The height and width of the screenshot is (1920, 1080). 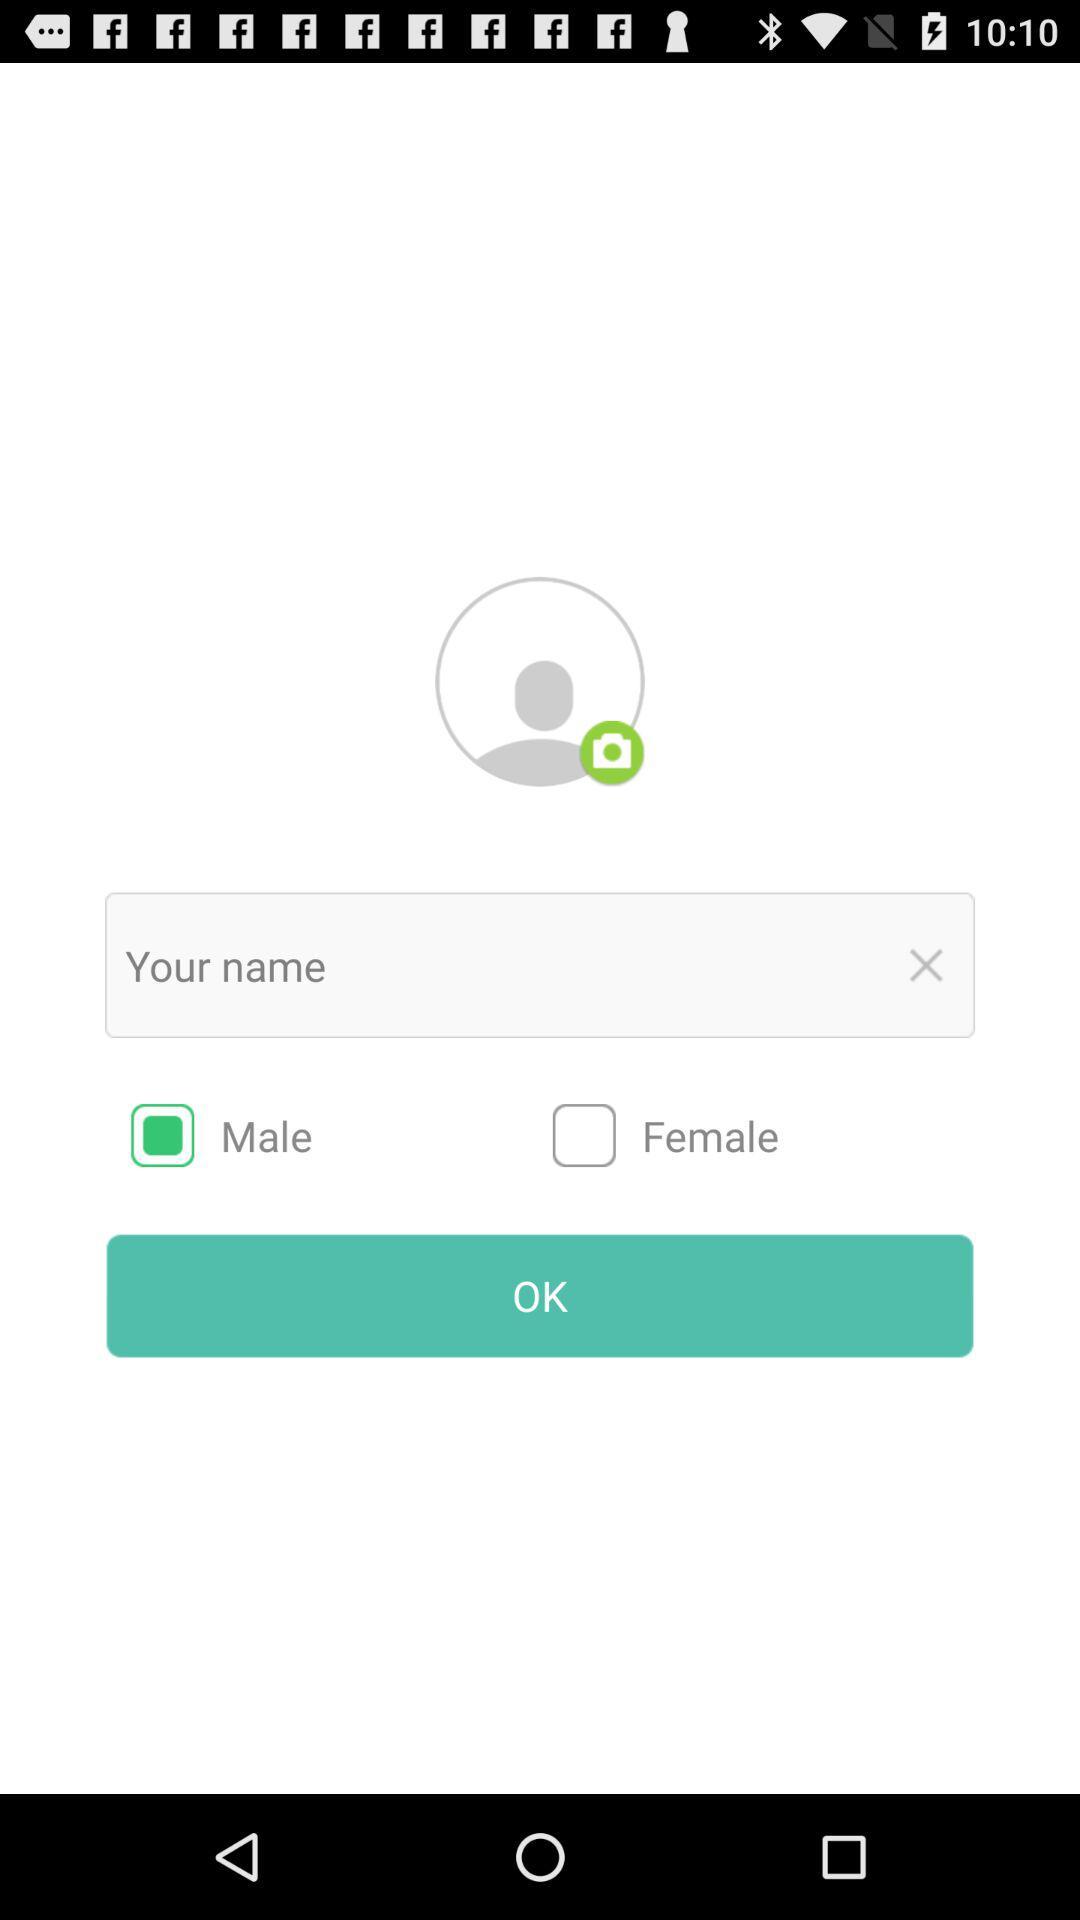 What do you see at coordinates (611, 752) in the screenshot?
I see `take photo` at bounding box center [611, 752].